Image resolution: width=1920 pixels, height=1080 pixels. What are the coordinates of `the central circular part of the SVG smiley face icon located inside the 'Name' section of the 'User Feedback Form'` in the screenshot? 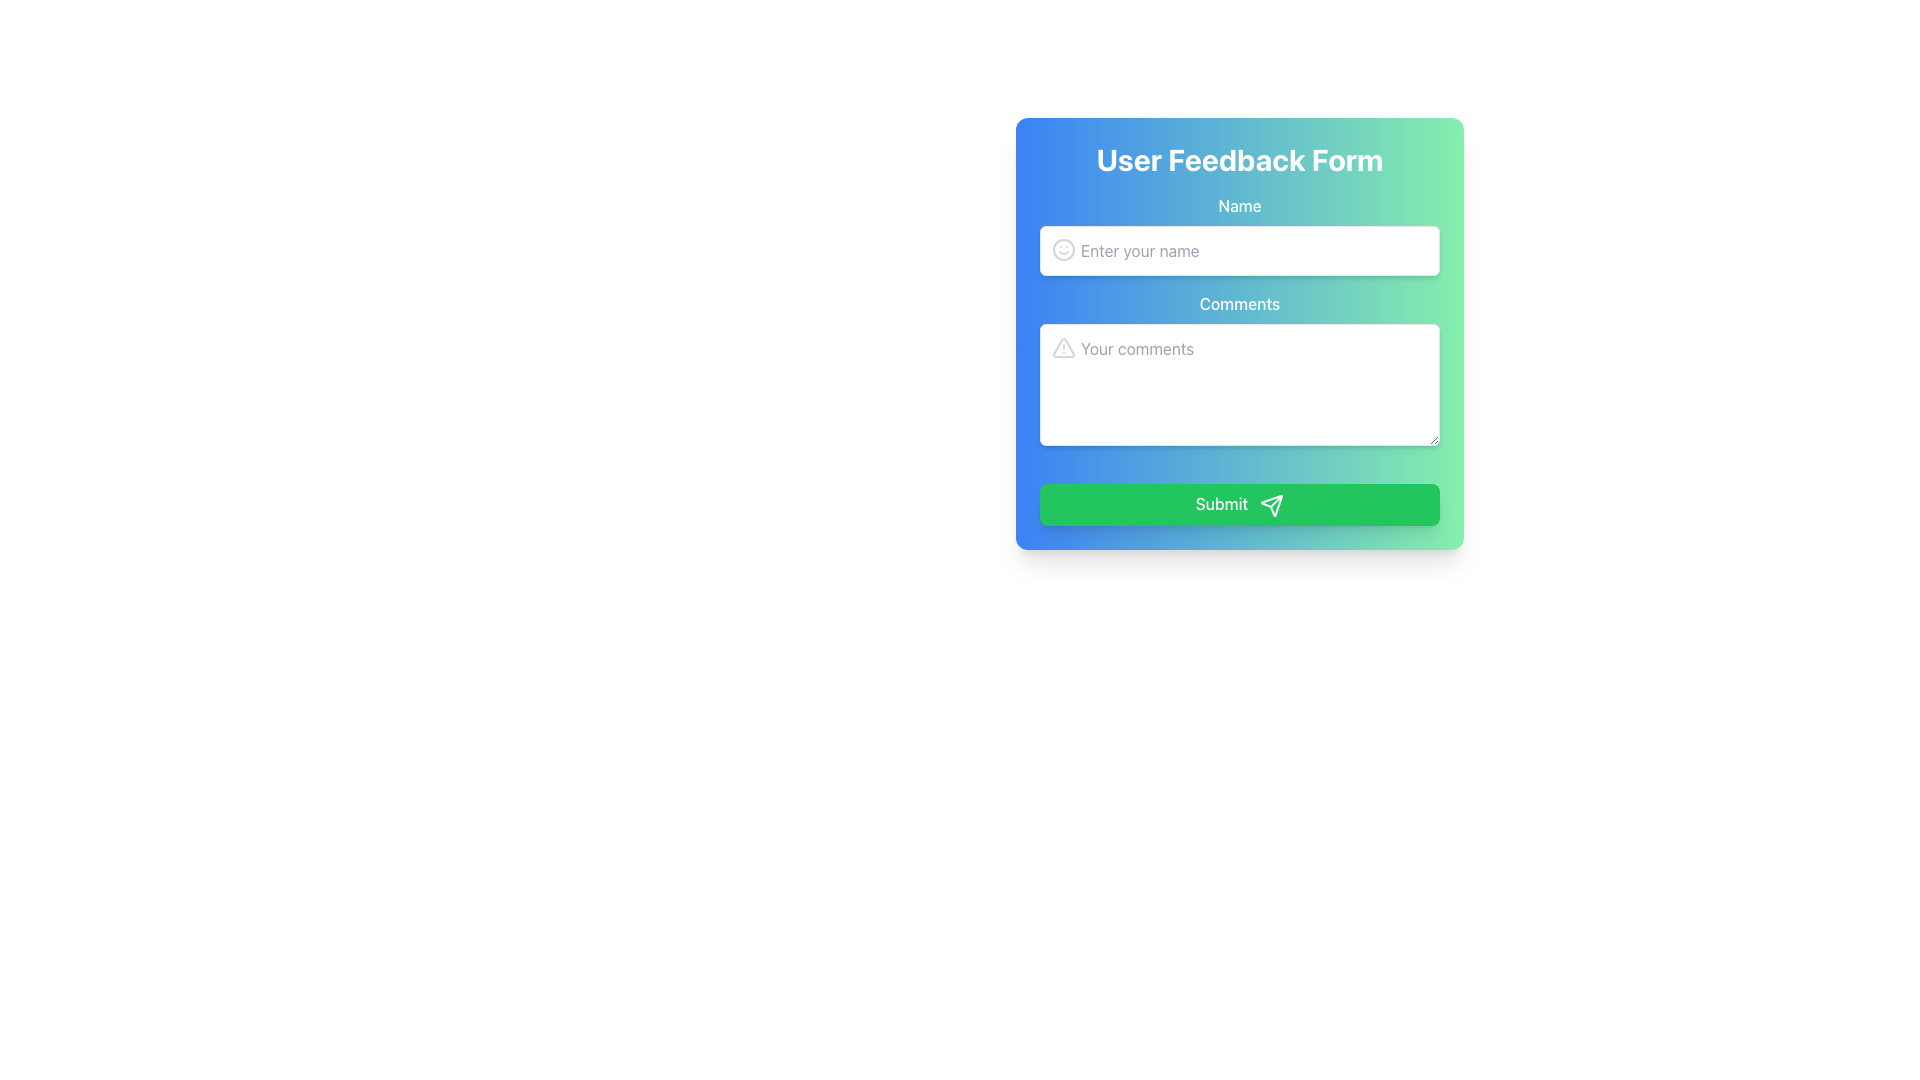 It's located at (1063, 249).